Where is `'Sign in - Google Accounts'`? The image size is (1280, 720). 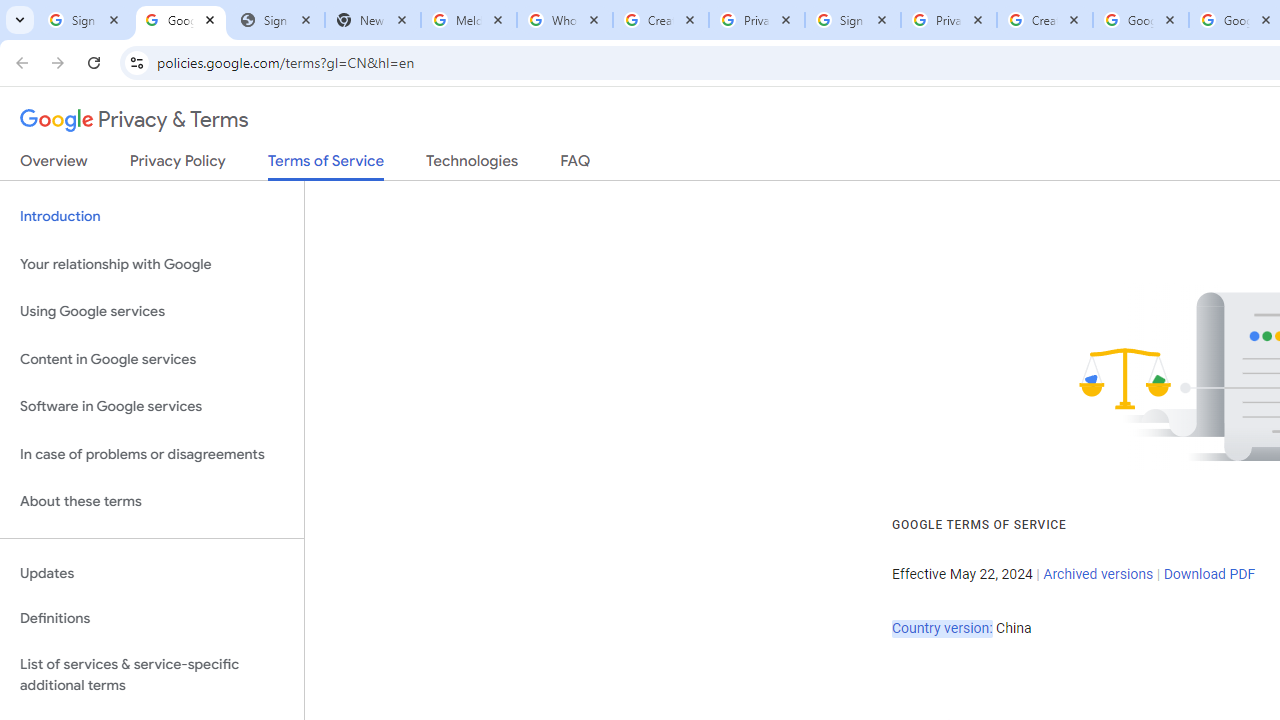
'Sign in - Google Accounts' is located at coordinates (84, 20).